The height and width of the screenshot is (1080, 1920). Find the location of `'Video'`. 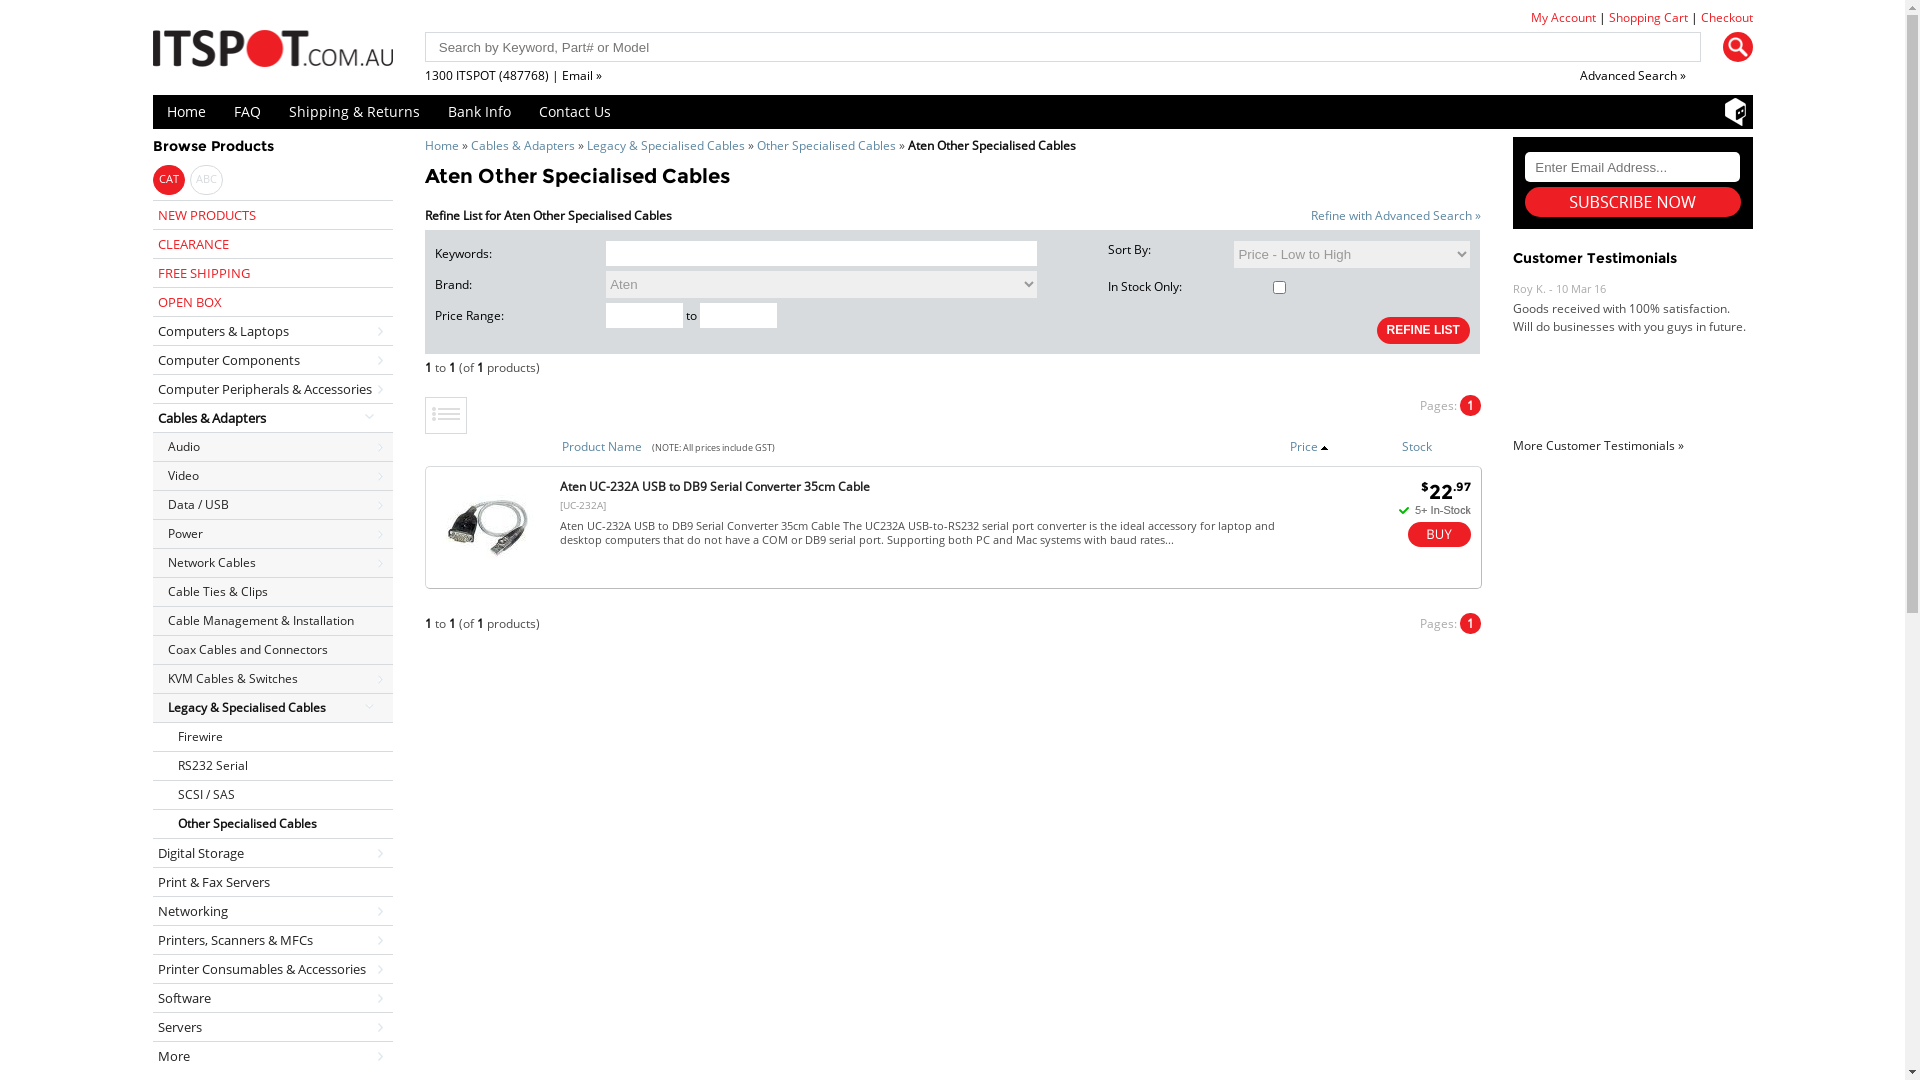

'Video' is located at coordinates (271, 475).